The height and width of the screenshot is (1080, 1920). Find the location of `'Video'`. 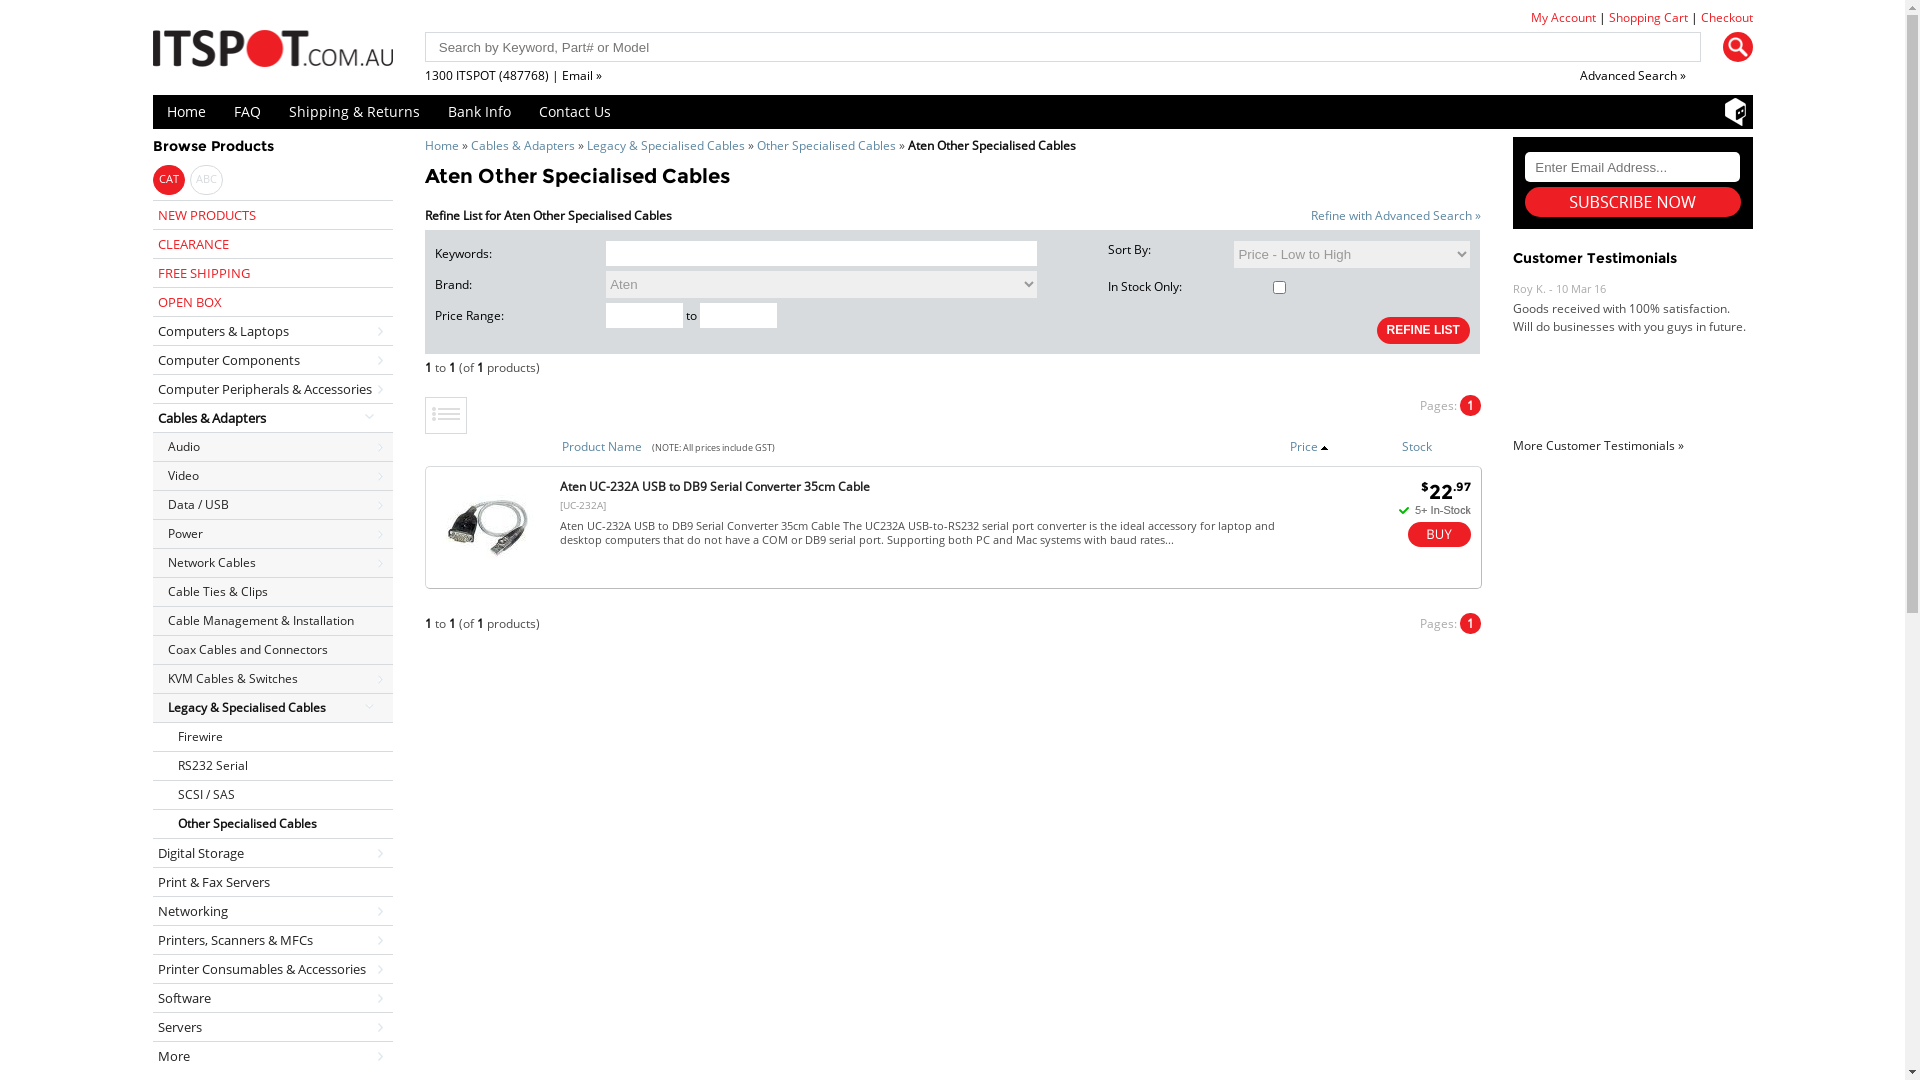

'Video' is located at coordinates (271, 475).